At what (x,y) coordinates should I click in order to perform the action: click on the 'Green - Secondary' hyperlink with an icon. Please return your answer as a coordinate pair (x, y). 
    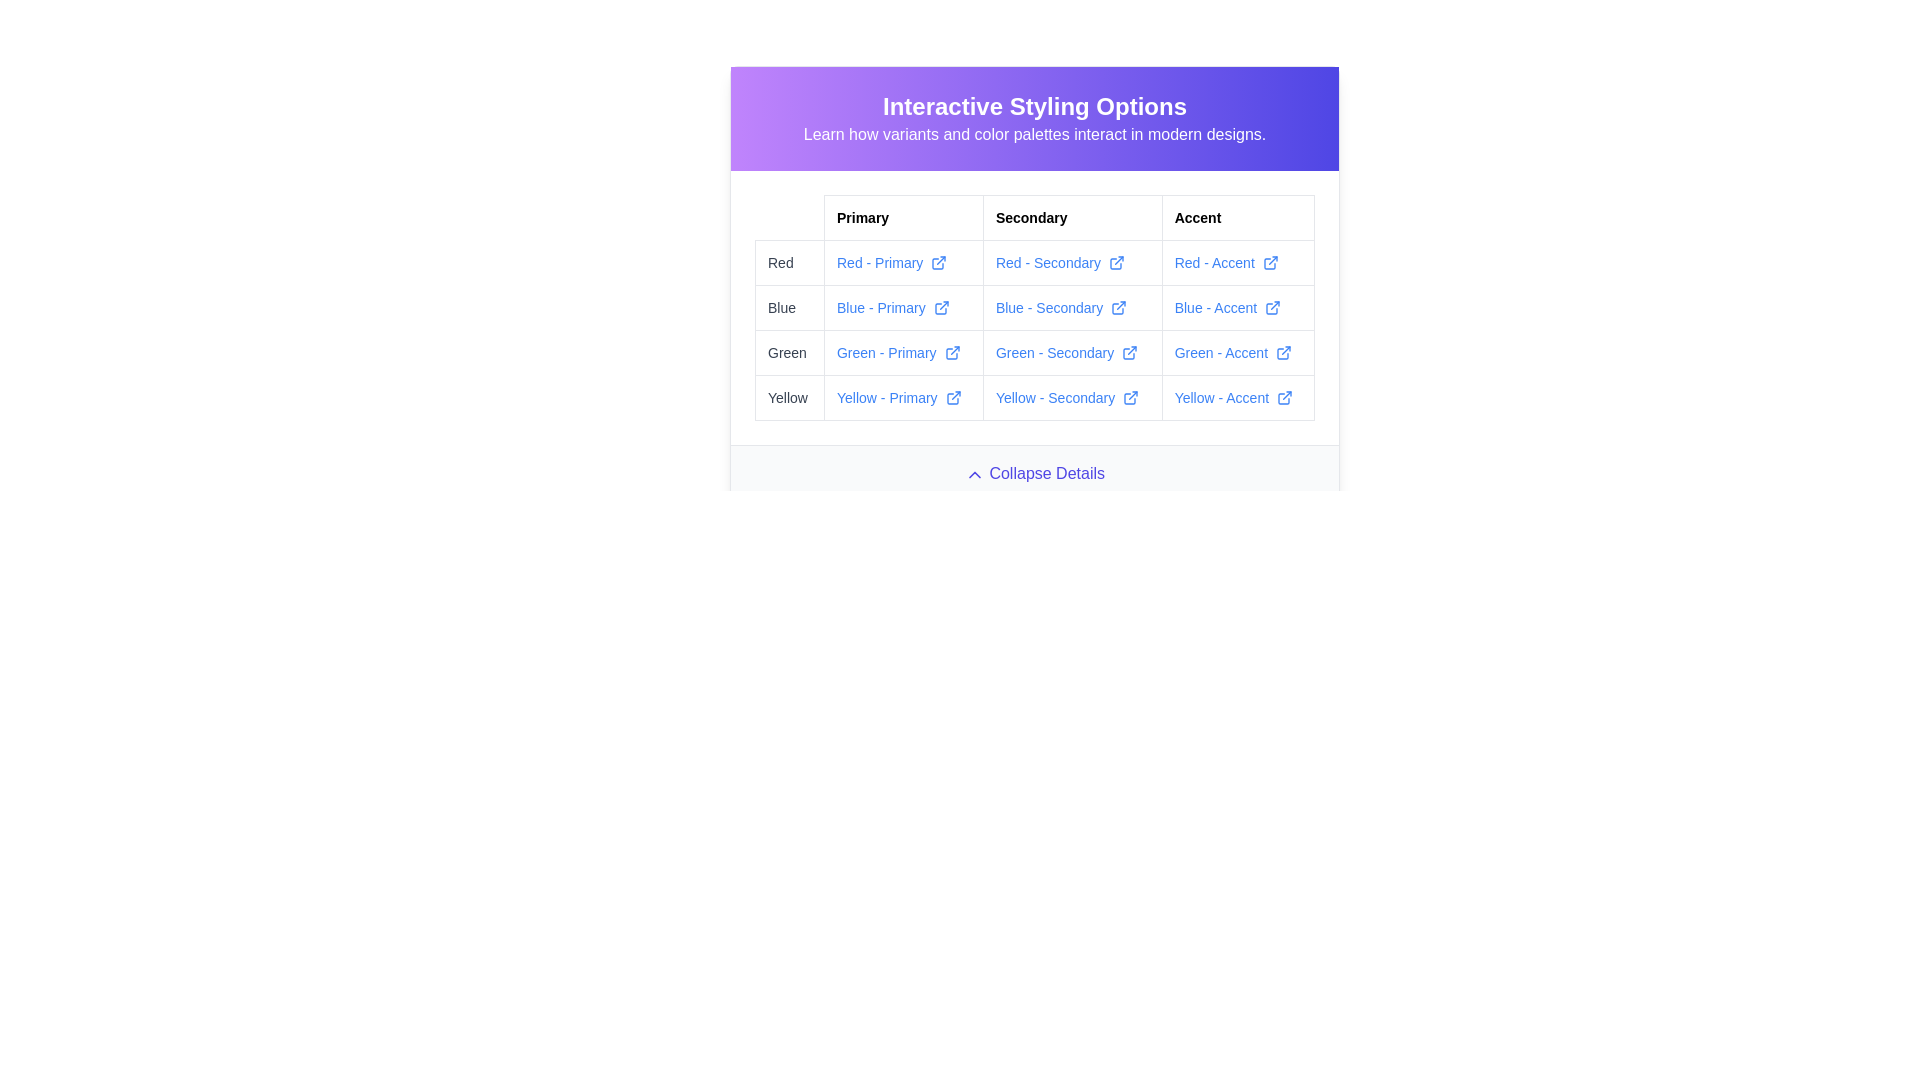
    Looking at the image, I should click on (1071, 352).